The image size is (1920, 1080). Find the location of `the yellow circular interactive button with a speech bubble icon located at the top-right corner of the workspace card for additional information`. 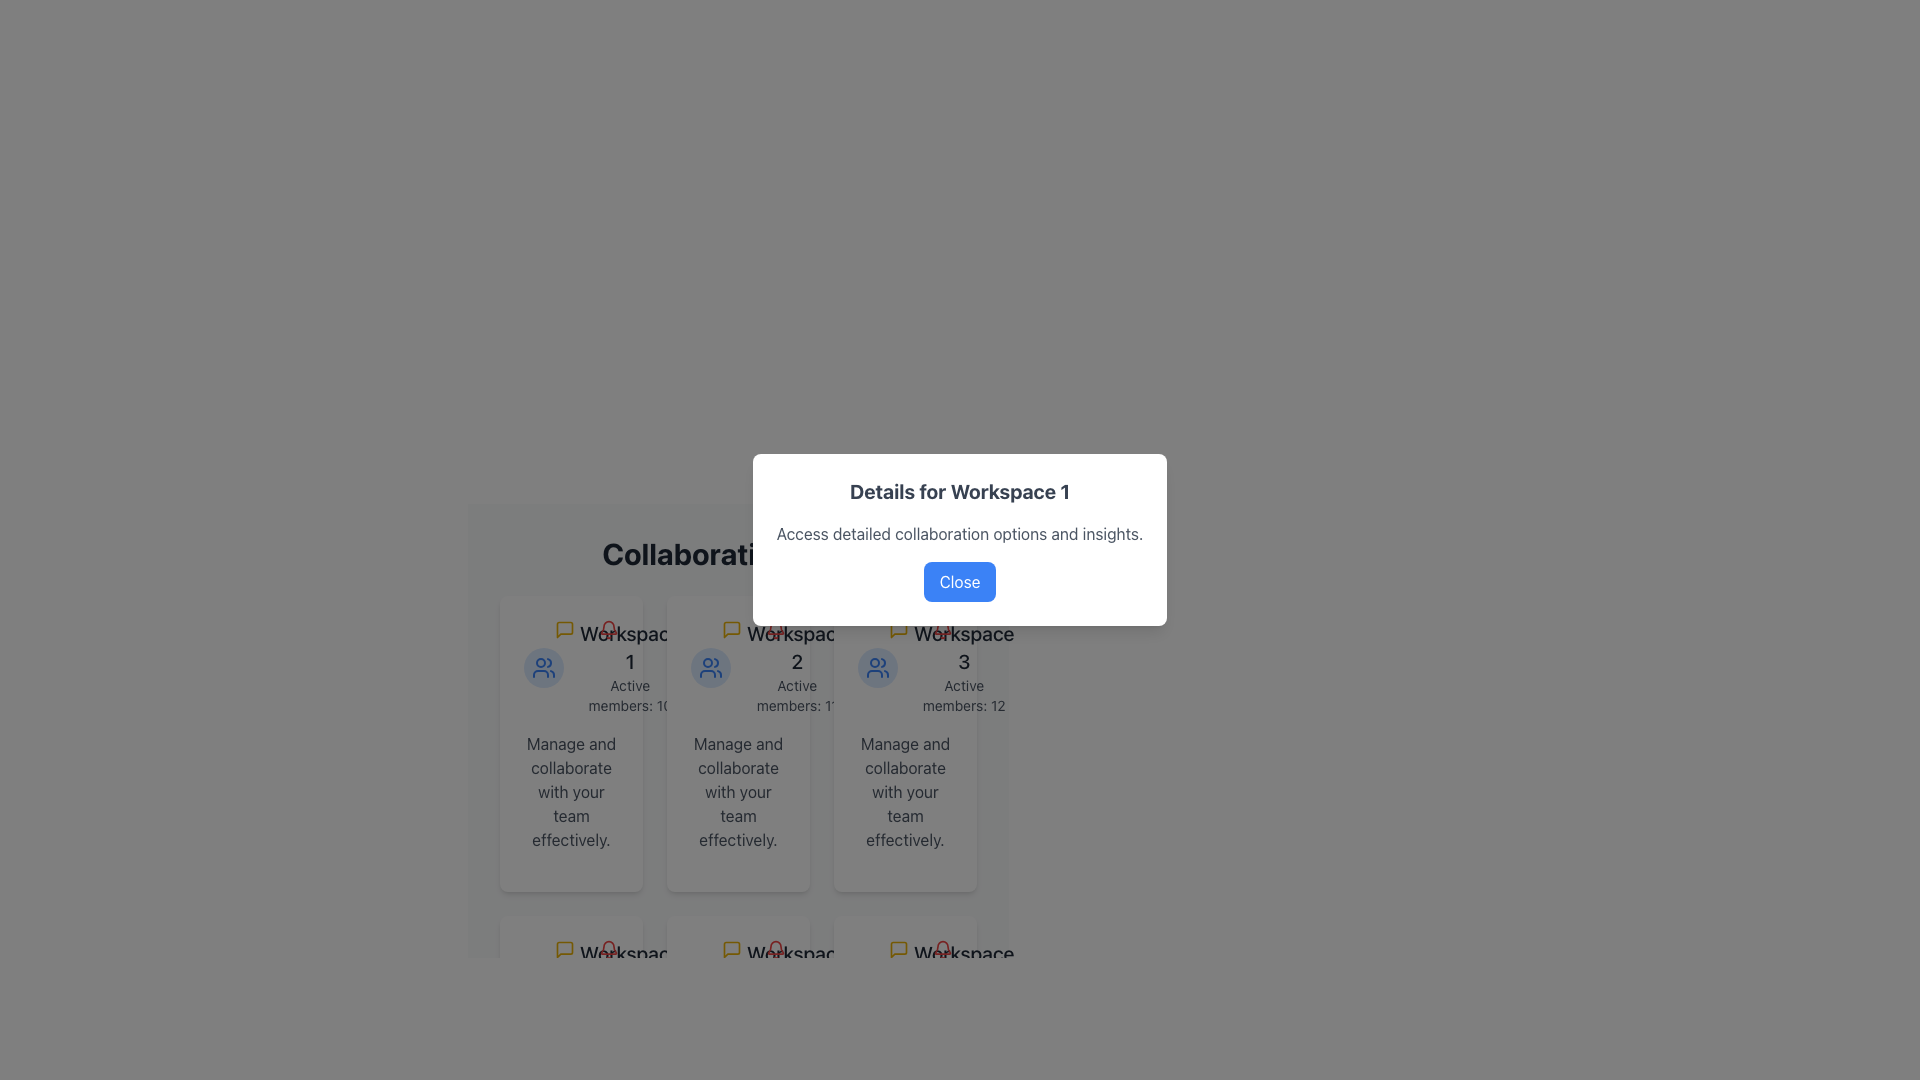

the yellow circular interactive button with a speech bubble icon located at the top-right corner of the workspace card for additional information is located at coordinates (564, 628).